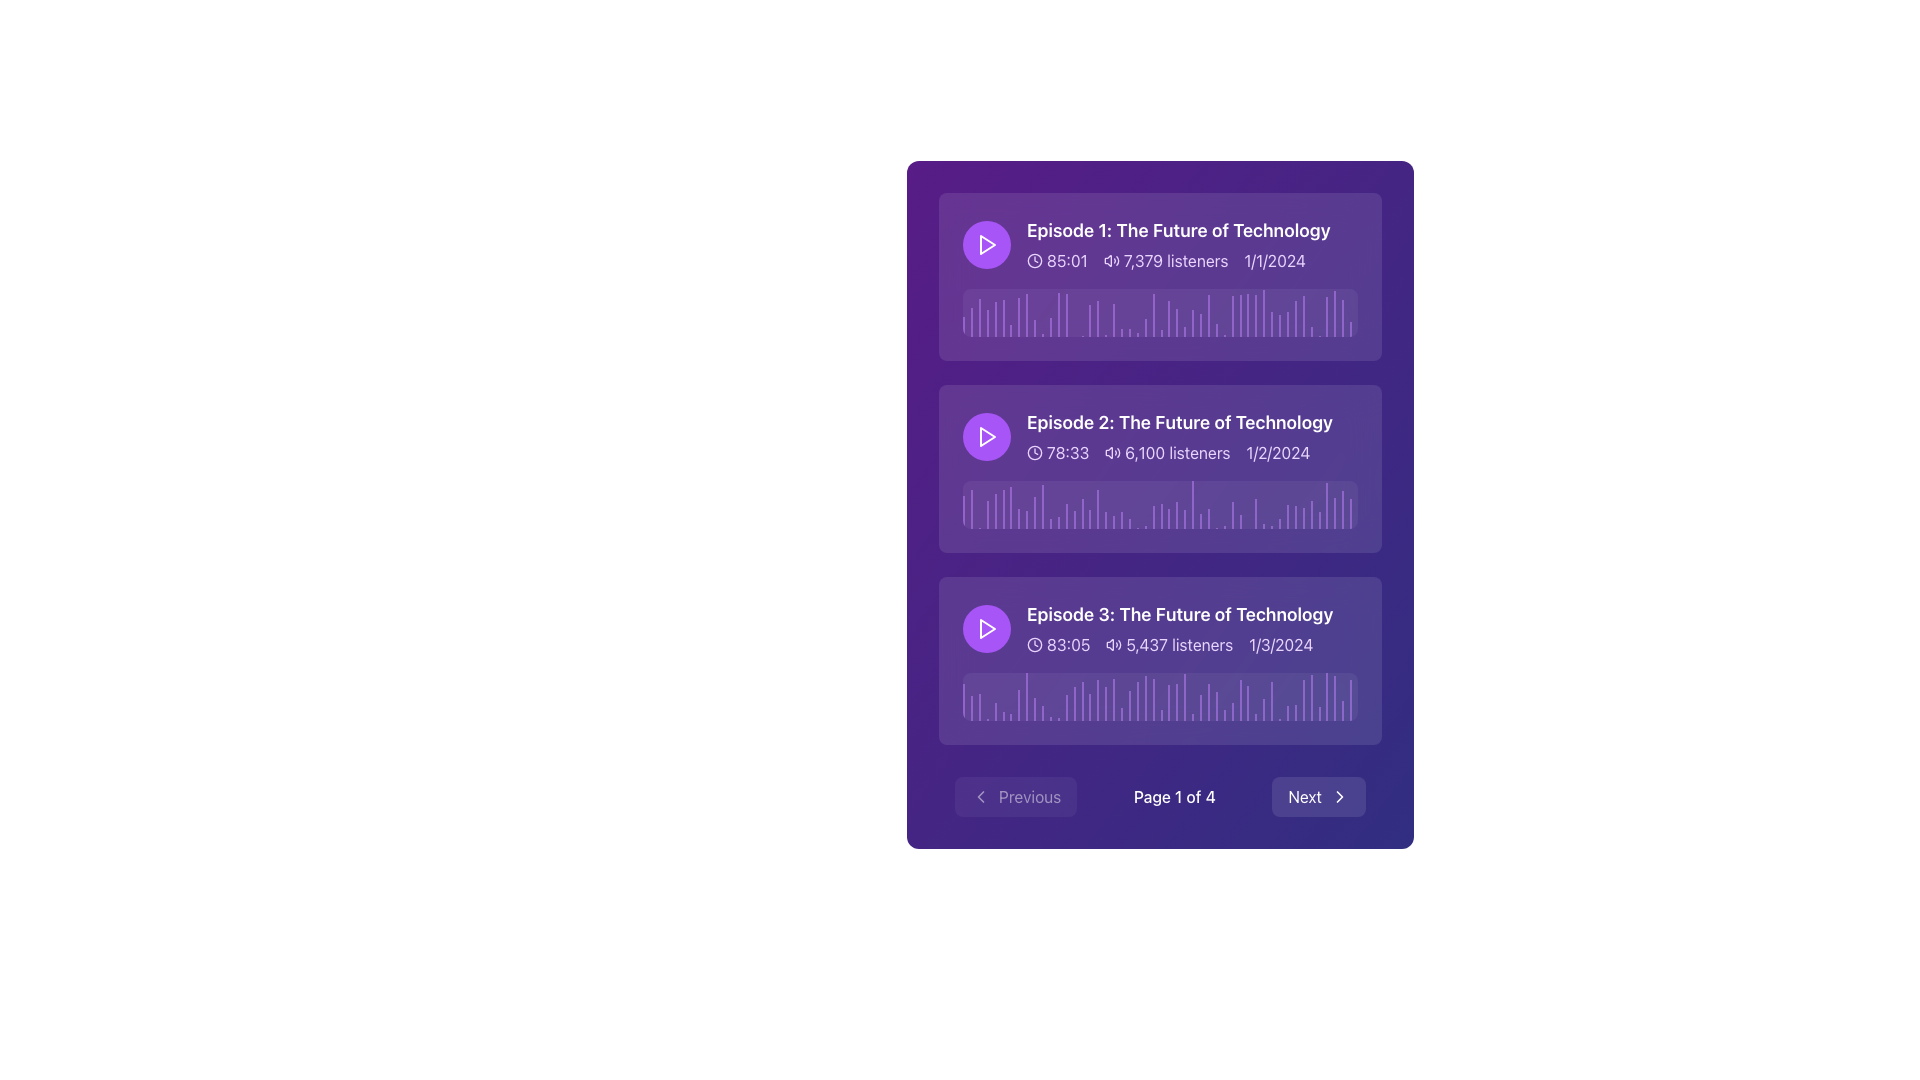 The height and width of the screenshot is (1080, 1920). What do you see at coordinates (1193, 504) in the screenshot?
I see `the thin vertical purple bar that represents a graphical component in the waveform visualizer` at bounding box center [1193, 504].